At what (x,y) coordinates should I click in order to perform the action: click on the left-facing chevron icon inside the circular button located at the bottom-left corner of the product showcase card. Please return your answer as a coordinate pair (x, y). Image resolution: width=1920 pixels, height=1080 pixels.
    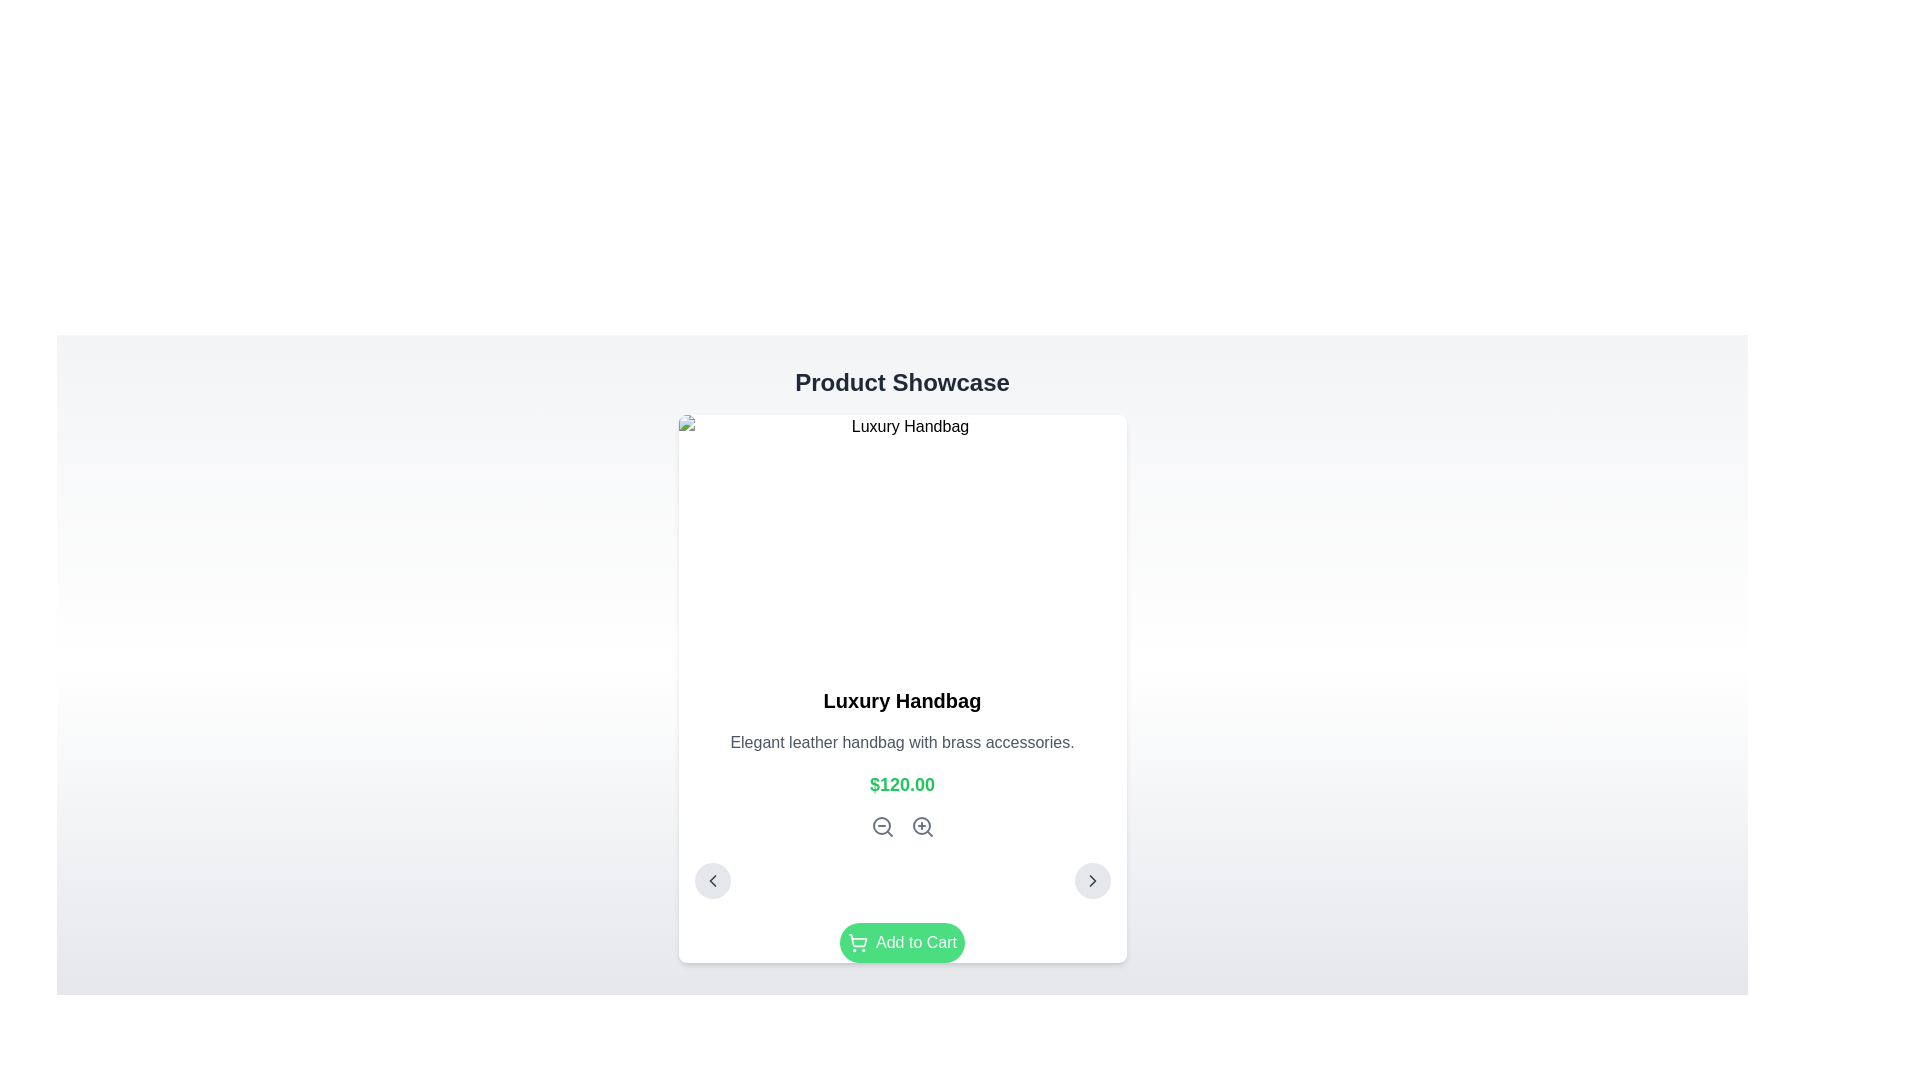
    Looking at the image, I should click on (712, 879).